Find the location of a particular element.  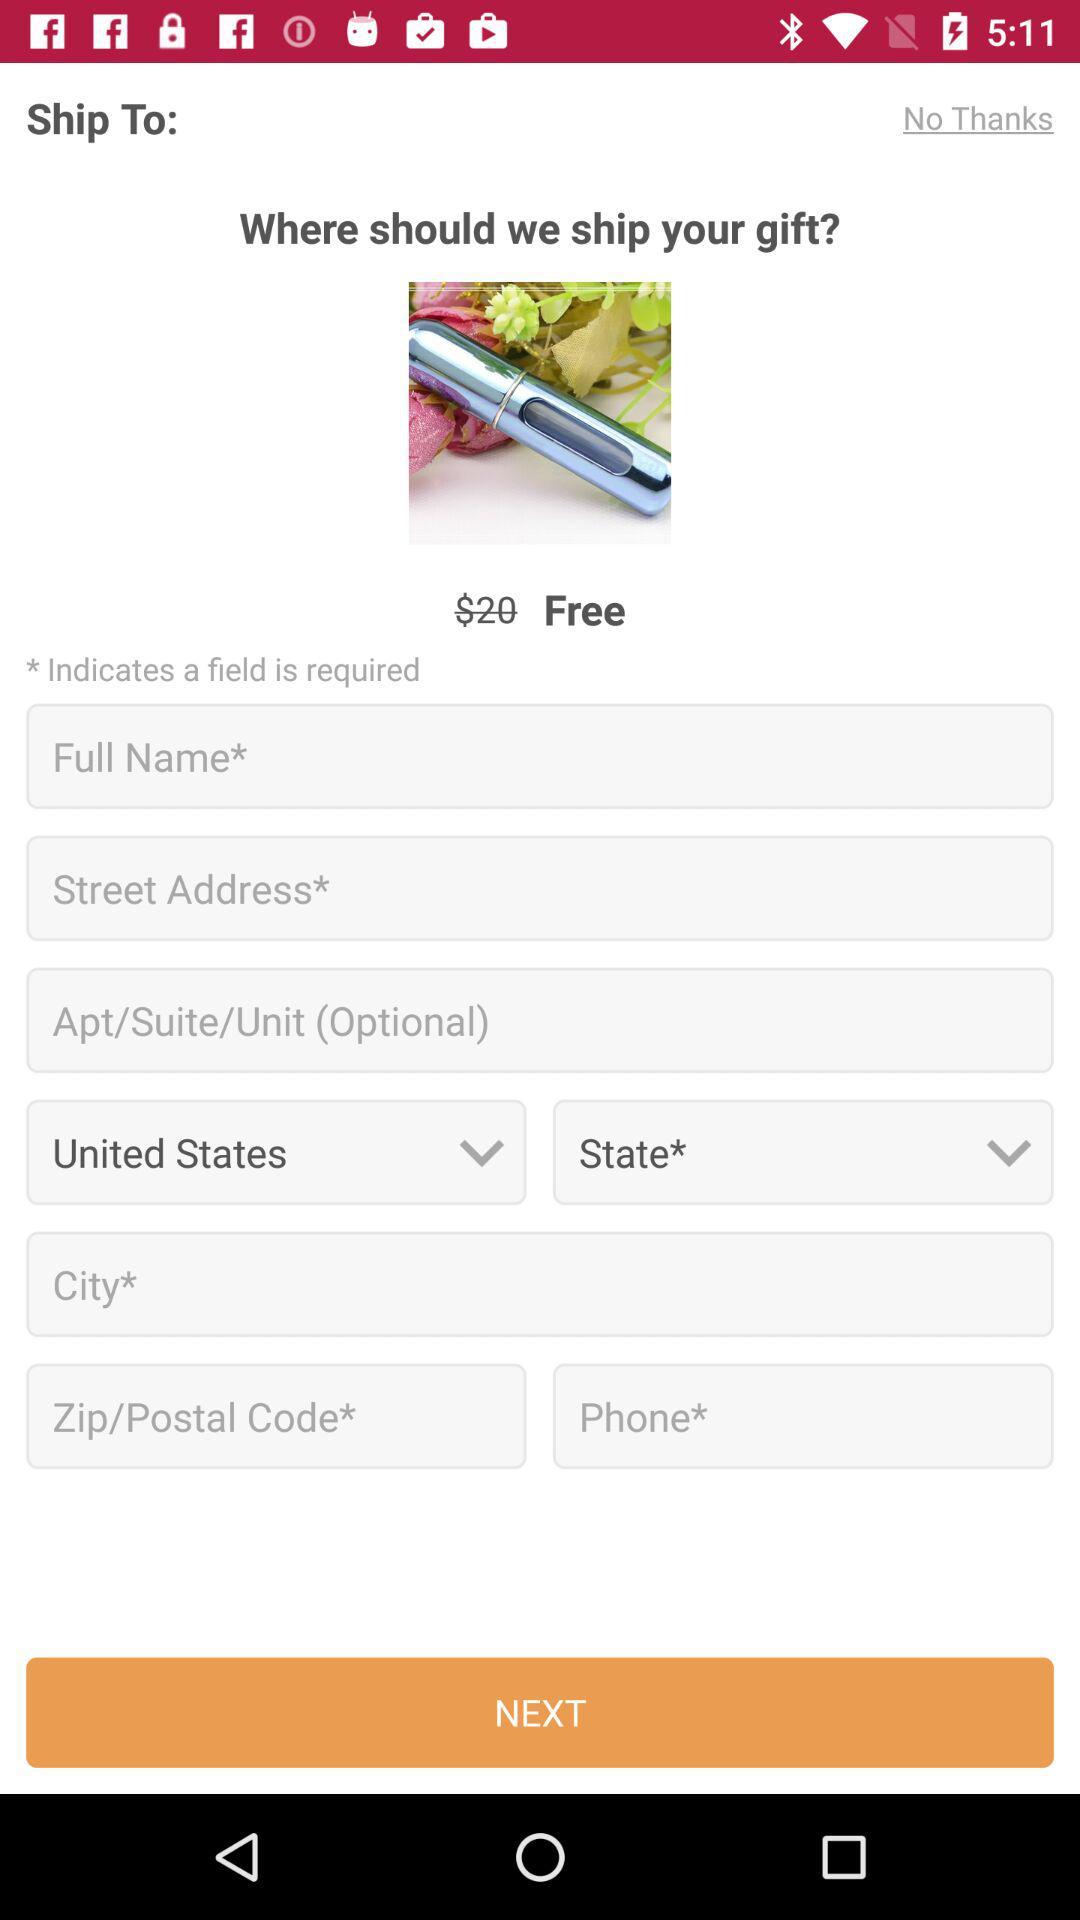

text box to enter phone number is located at coordinates (802, 1415).